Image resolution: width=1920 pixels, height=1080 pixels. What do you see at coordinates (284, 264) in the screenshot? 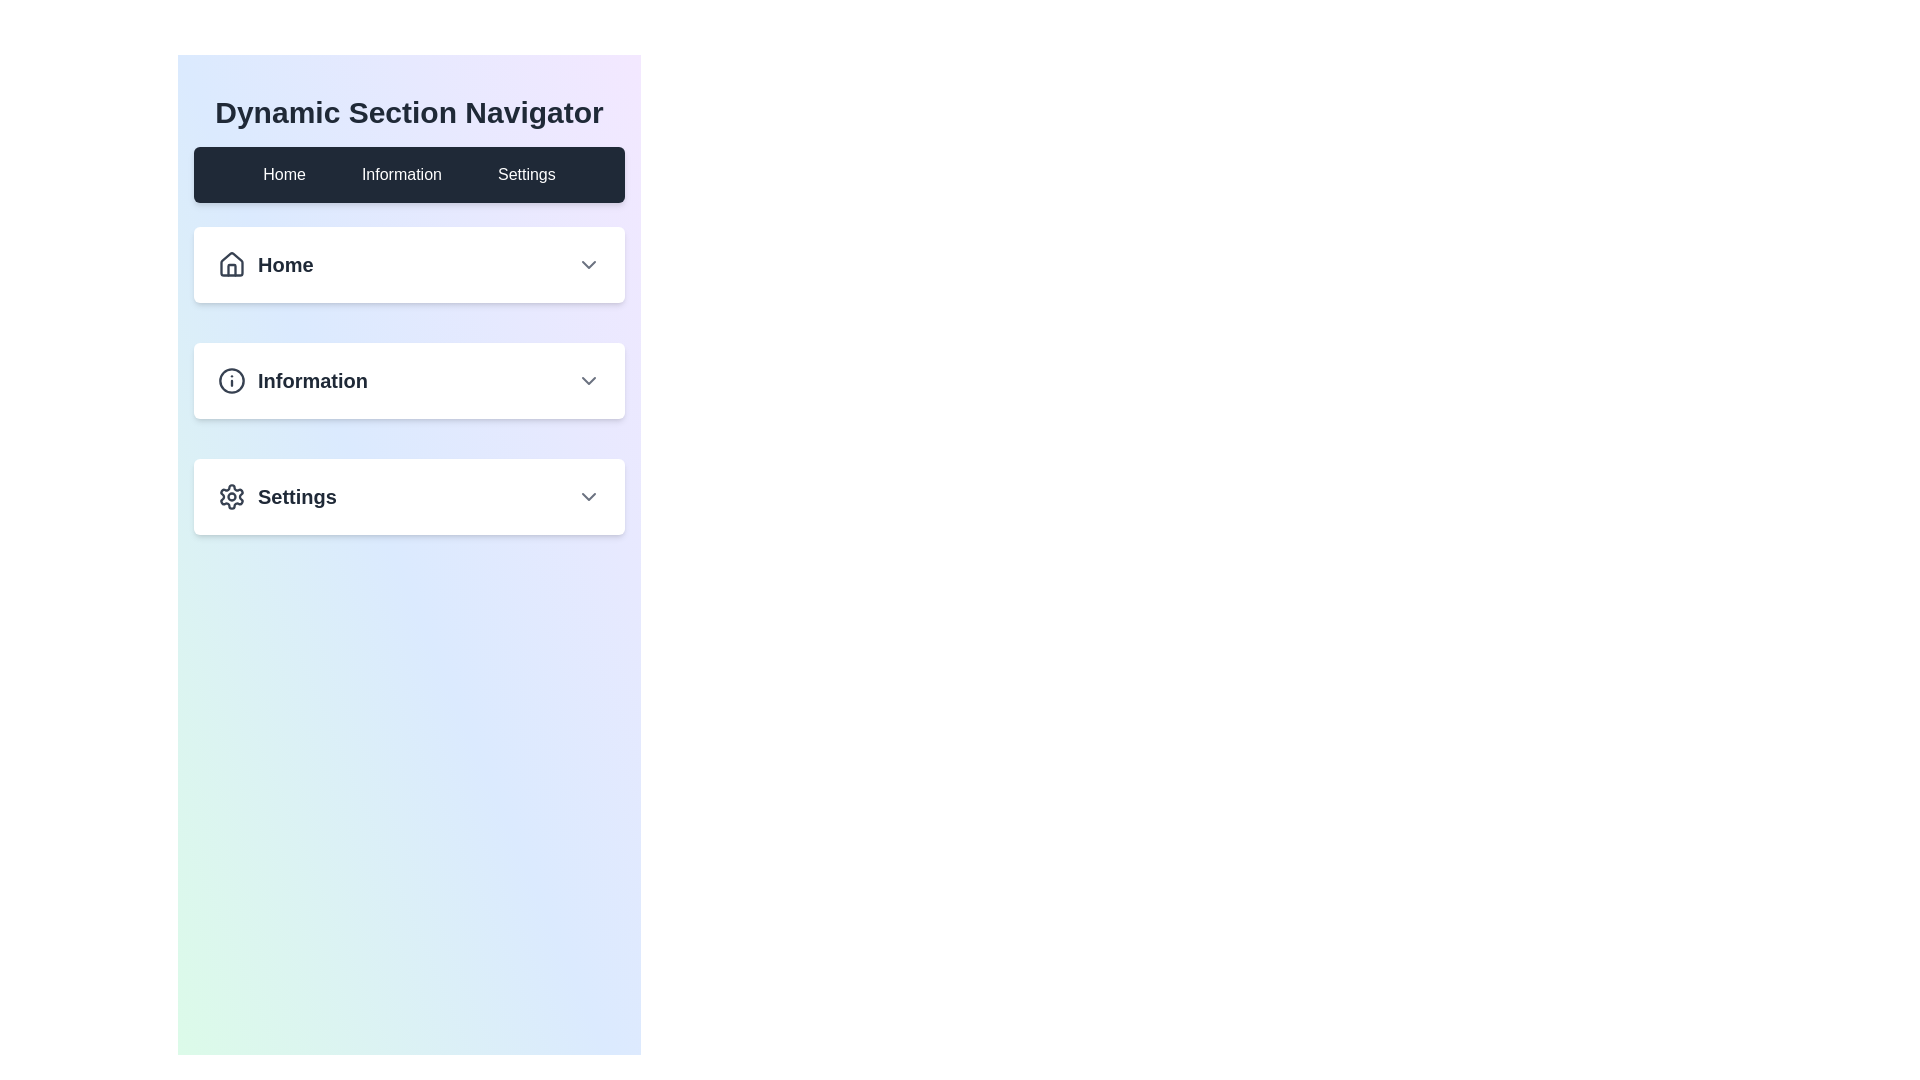
I see `the 'Home' text label, which is bold and dark gray, located in the navigation panel` at bounding box center [284, 264].